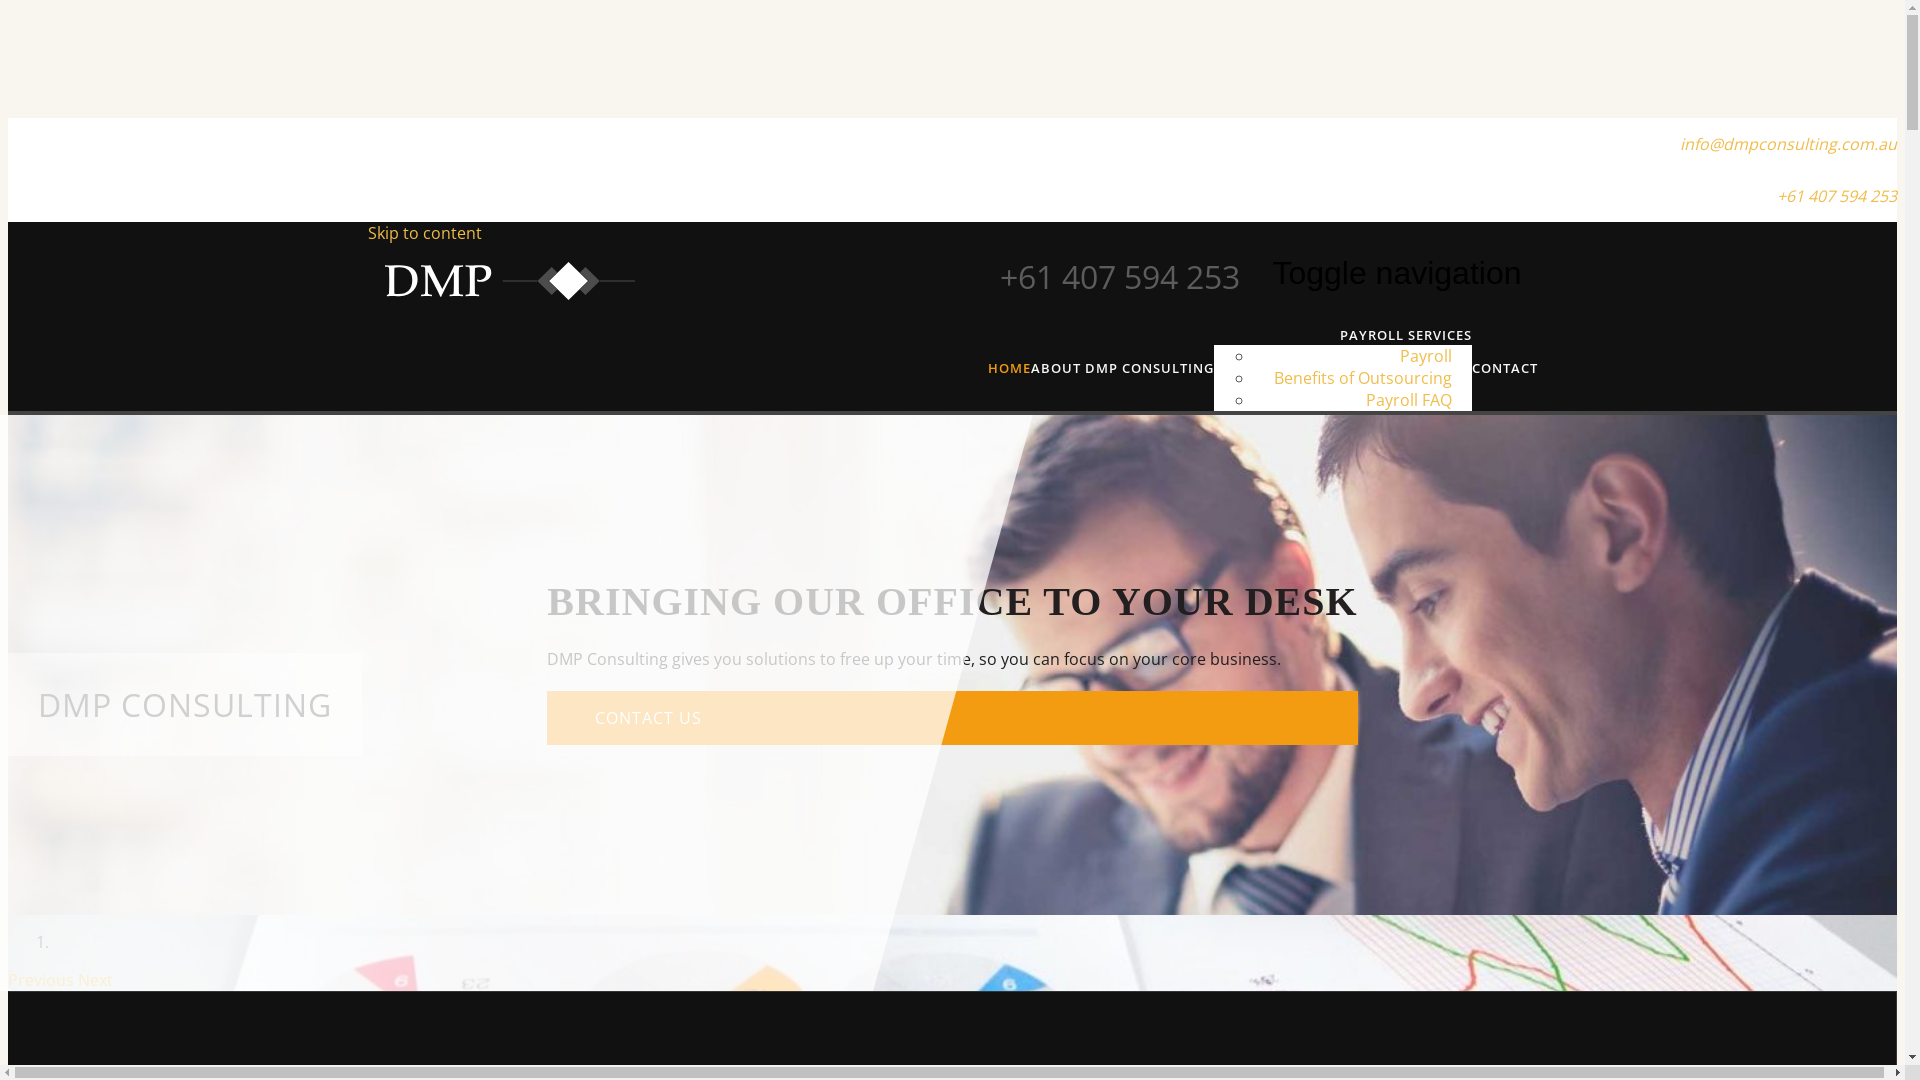 The width and height of the screenshot is (1920, 1080). I want to click on 'CONTACT', so click(1505, 367).